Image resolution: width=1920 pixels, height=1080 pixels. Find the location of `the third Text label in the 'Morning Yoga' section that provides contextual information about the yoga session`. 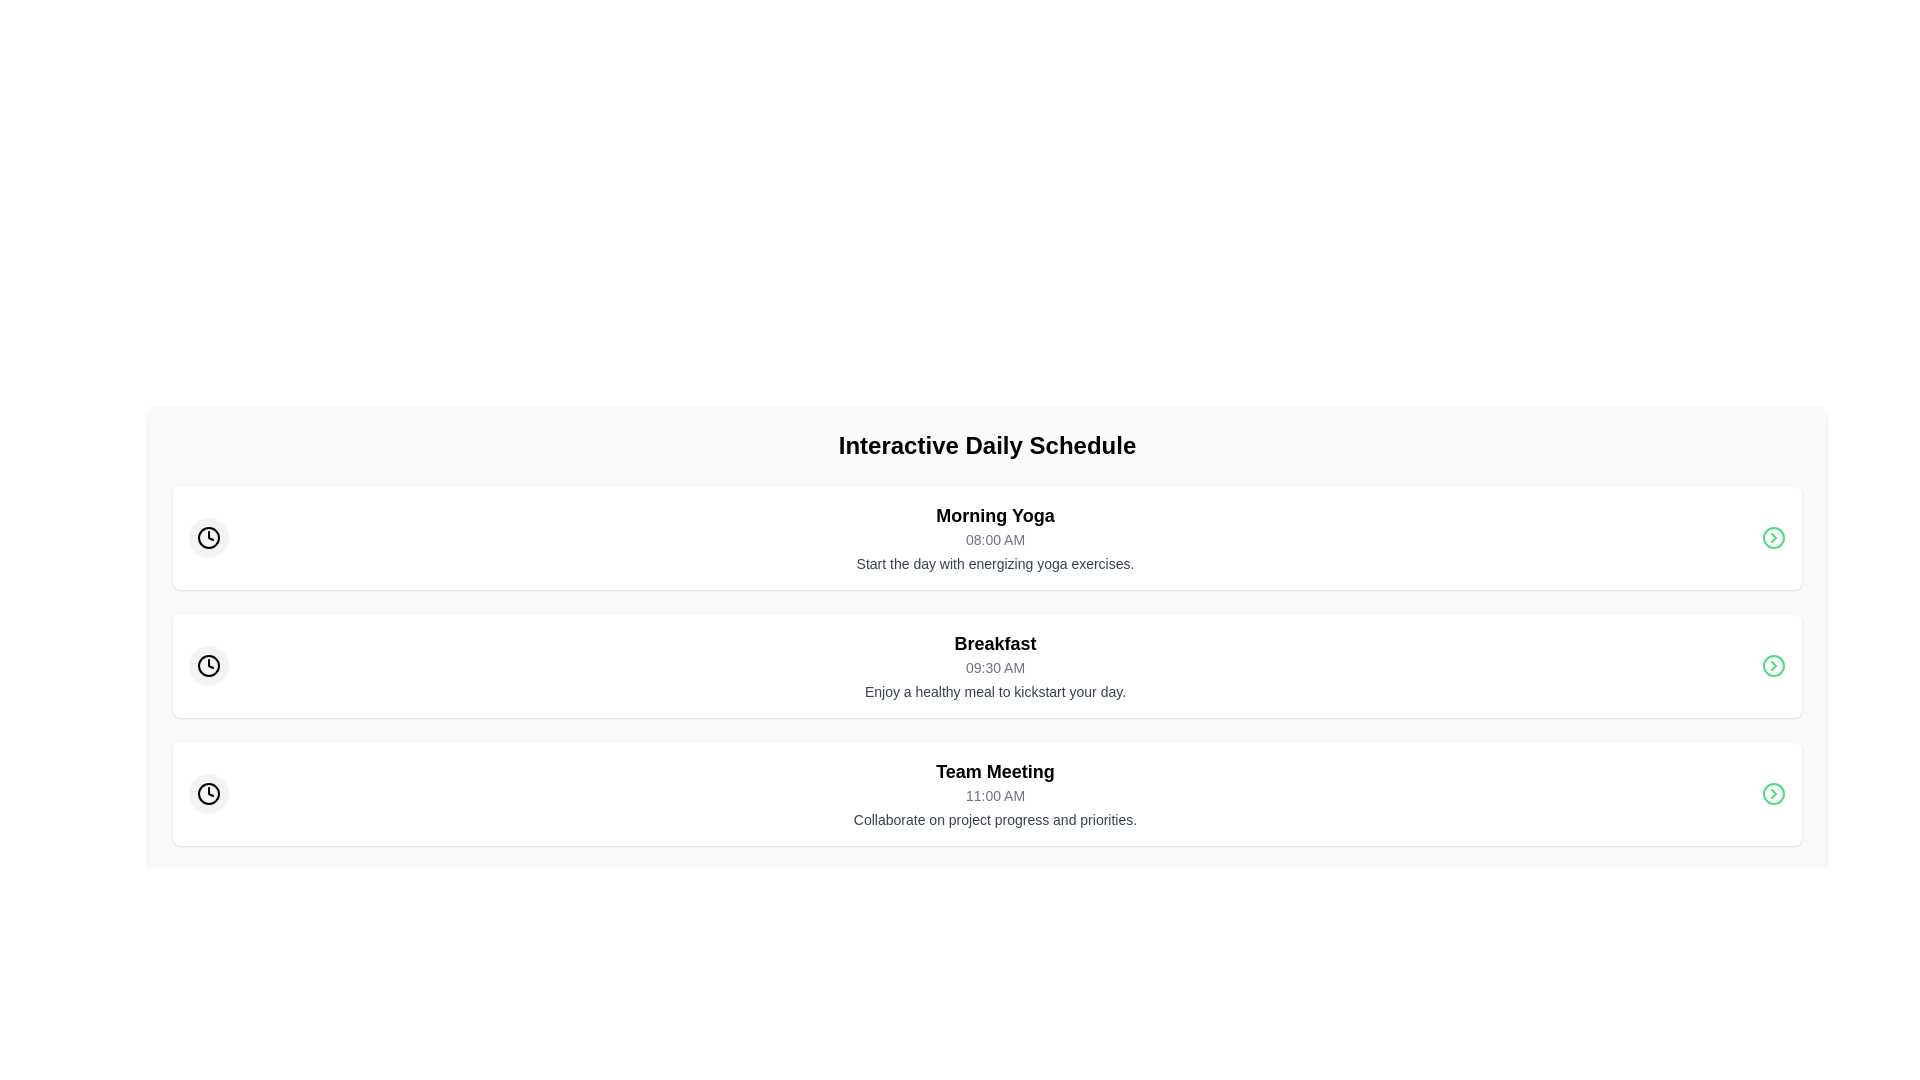

the third Text label in the 'Morning Yoga' section that provides contextual information about the yoga session is located at coordinates (995, 563).